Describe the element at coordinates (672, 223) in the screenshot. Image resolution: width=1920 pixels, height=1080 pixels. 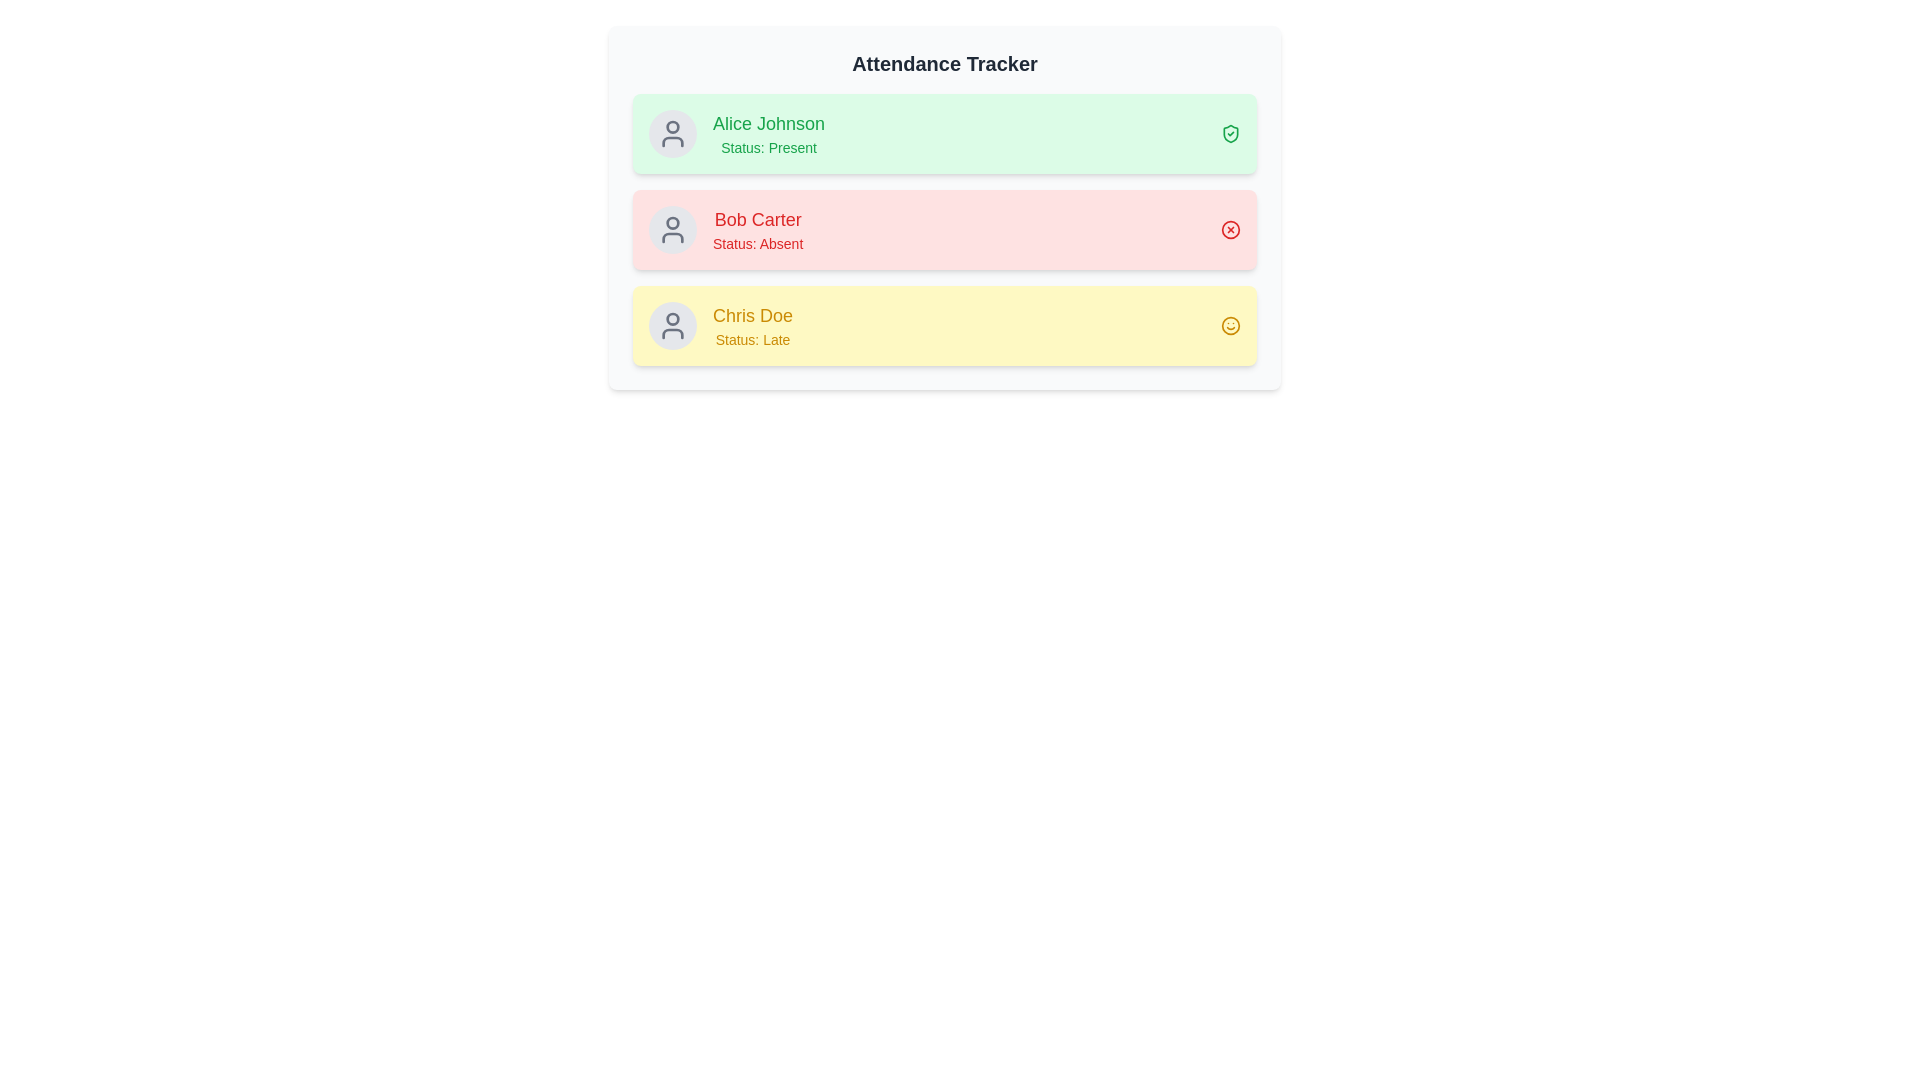
I see `the head circle of the user icon representing 'Bob Carter' in the 'Attendance Tracker' interface` at that location.